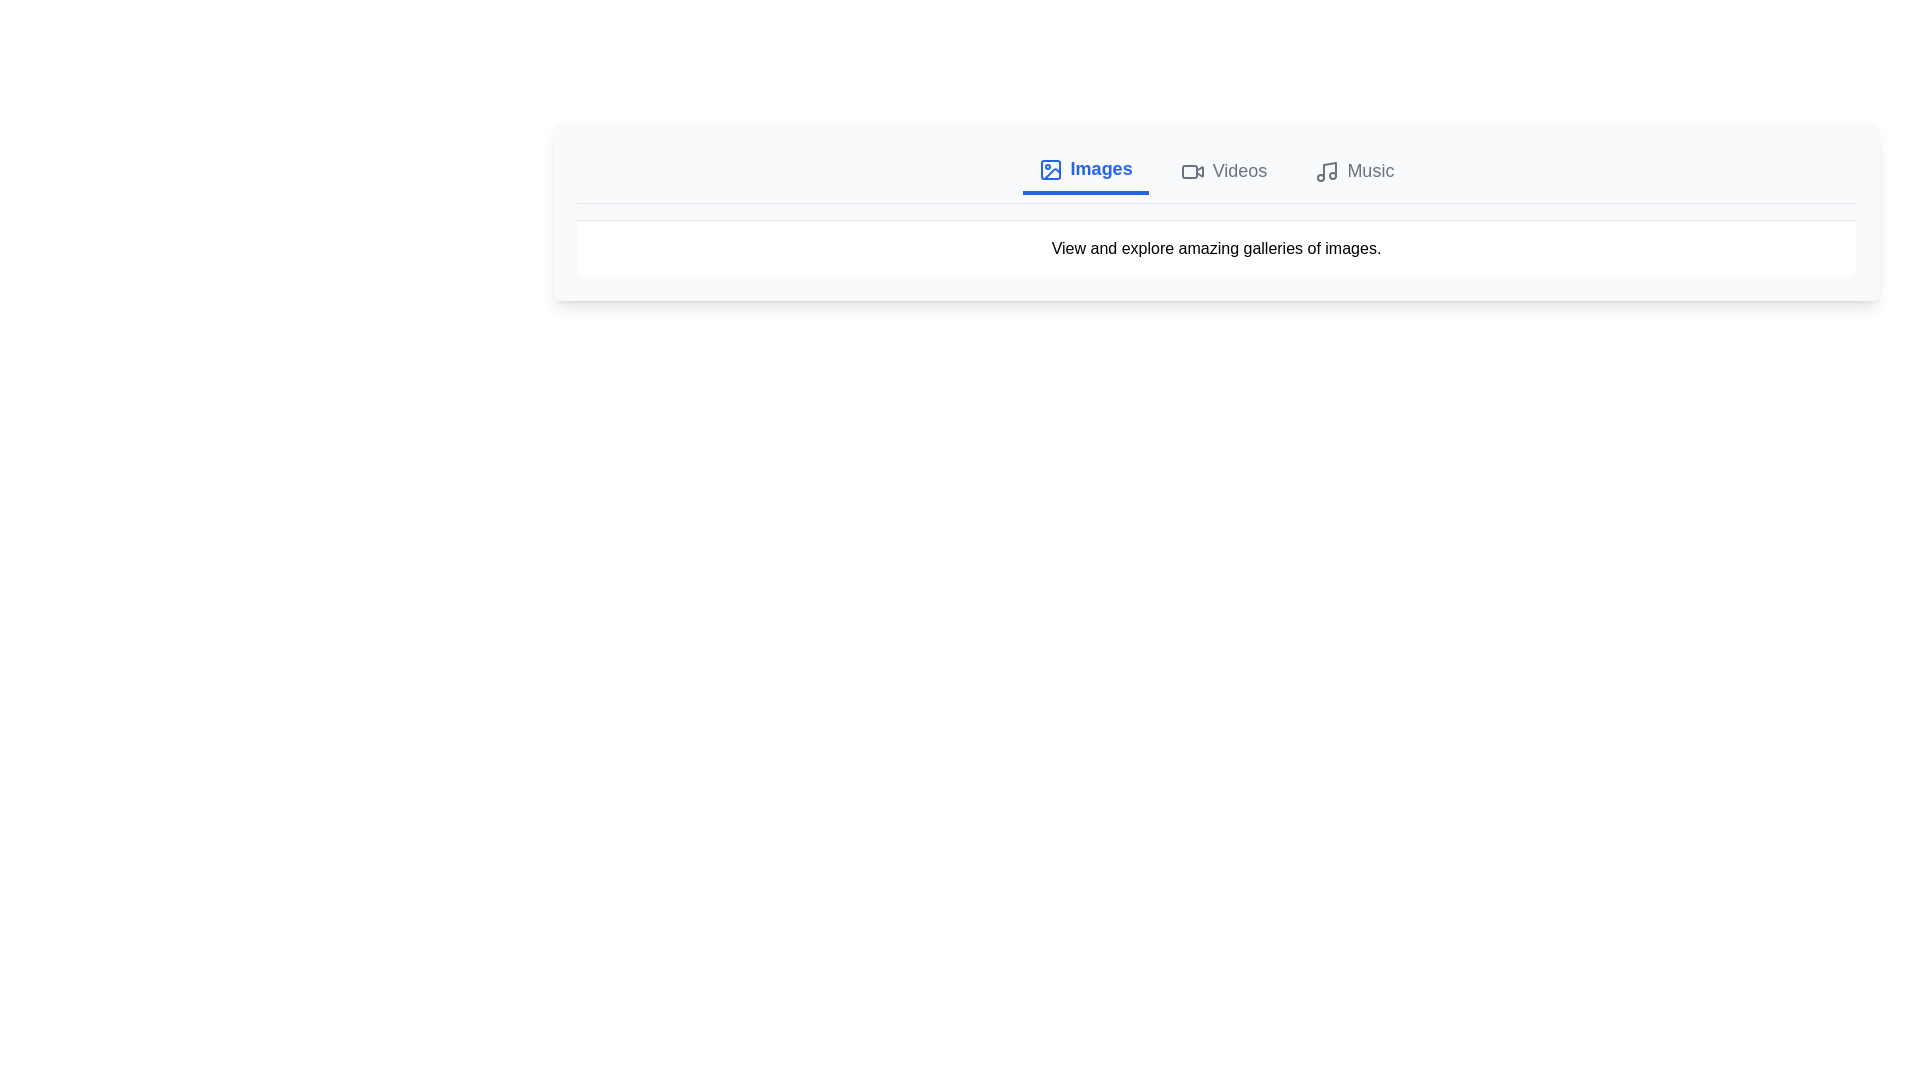 This screenshot has width=1920, height=1080. Describe the element at coordinates (1354, 169) in the screenshot. I see `the Music tab` at that location.